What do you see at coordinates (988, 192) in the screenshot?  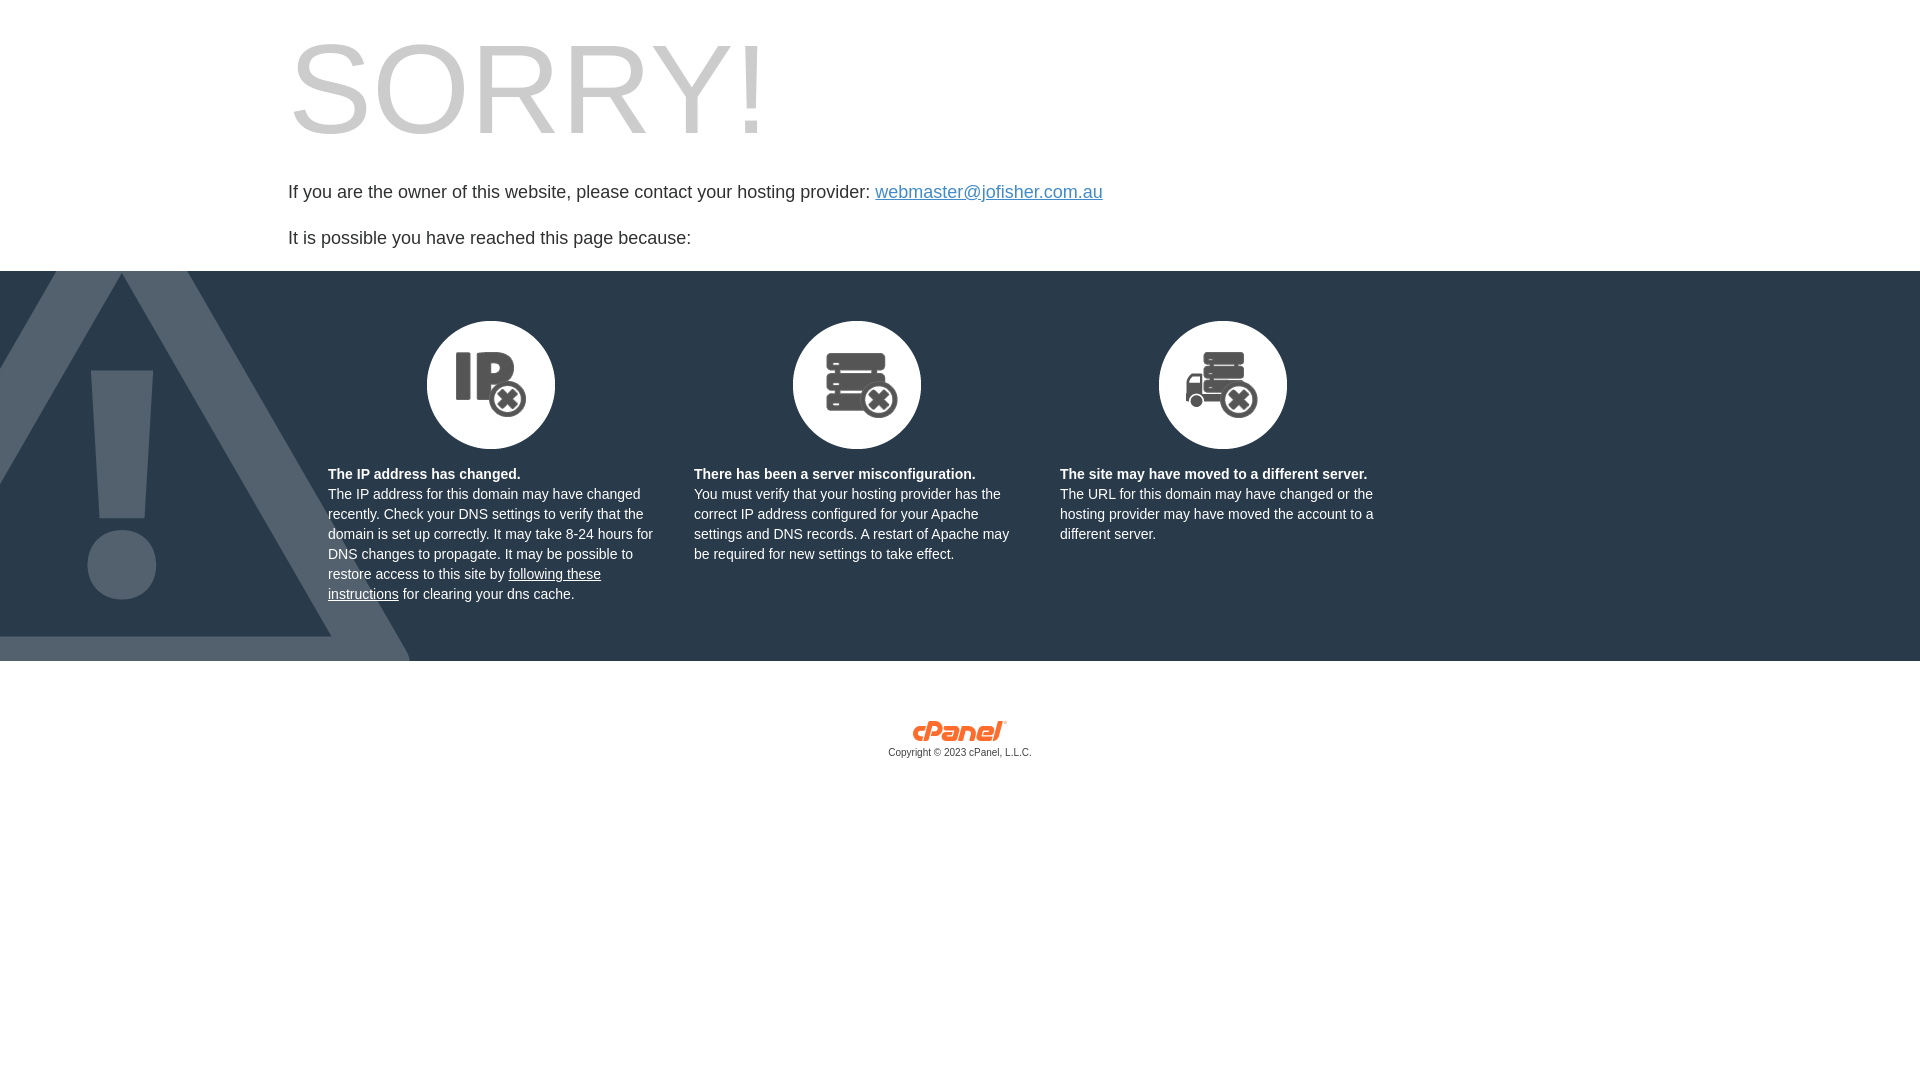 I see `'webmaster@jofisher.com.au'` at bounding box center [988, 192].